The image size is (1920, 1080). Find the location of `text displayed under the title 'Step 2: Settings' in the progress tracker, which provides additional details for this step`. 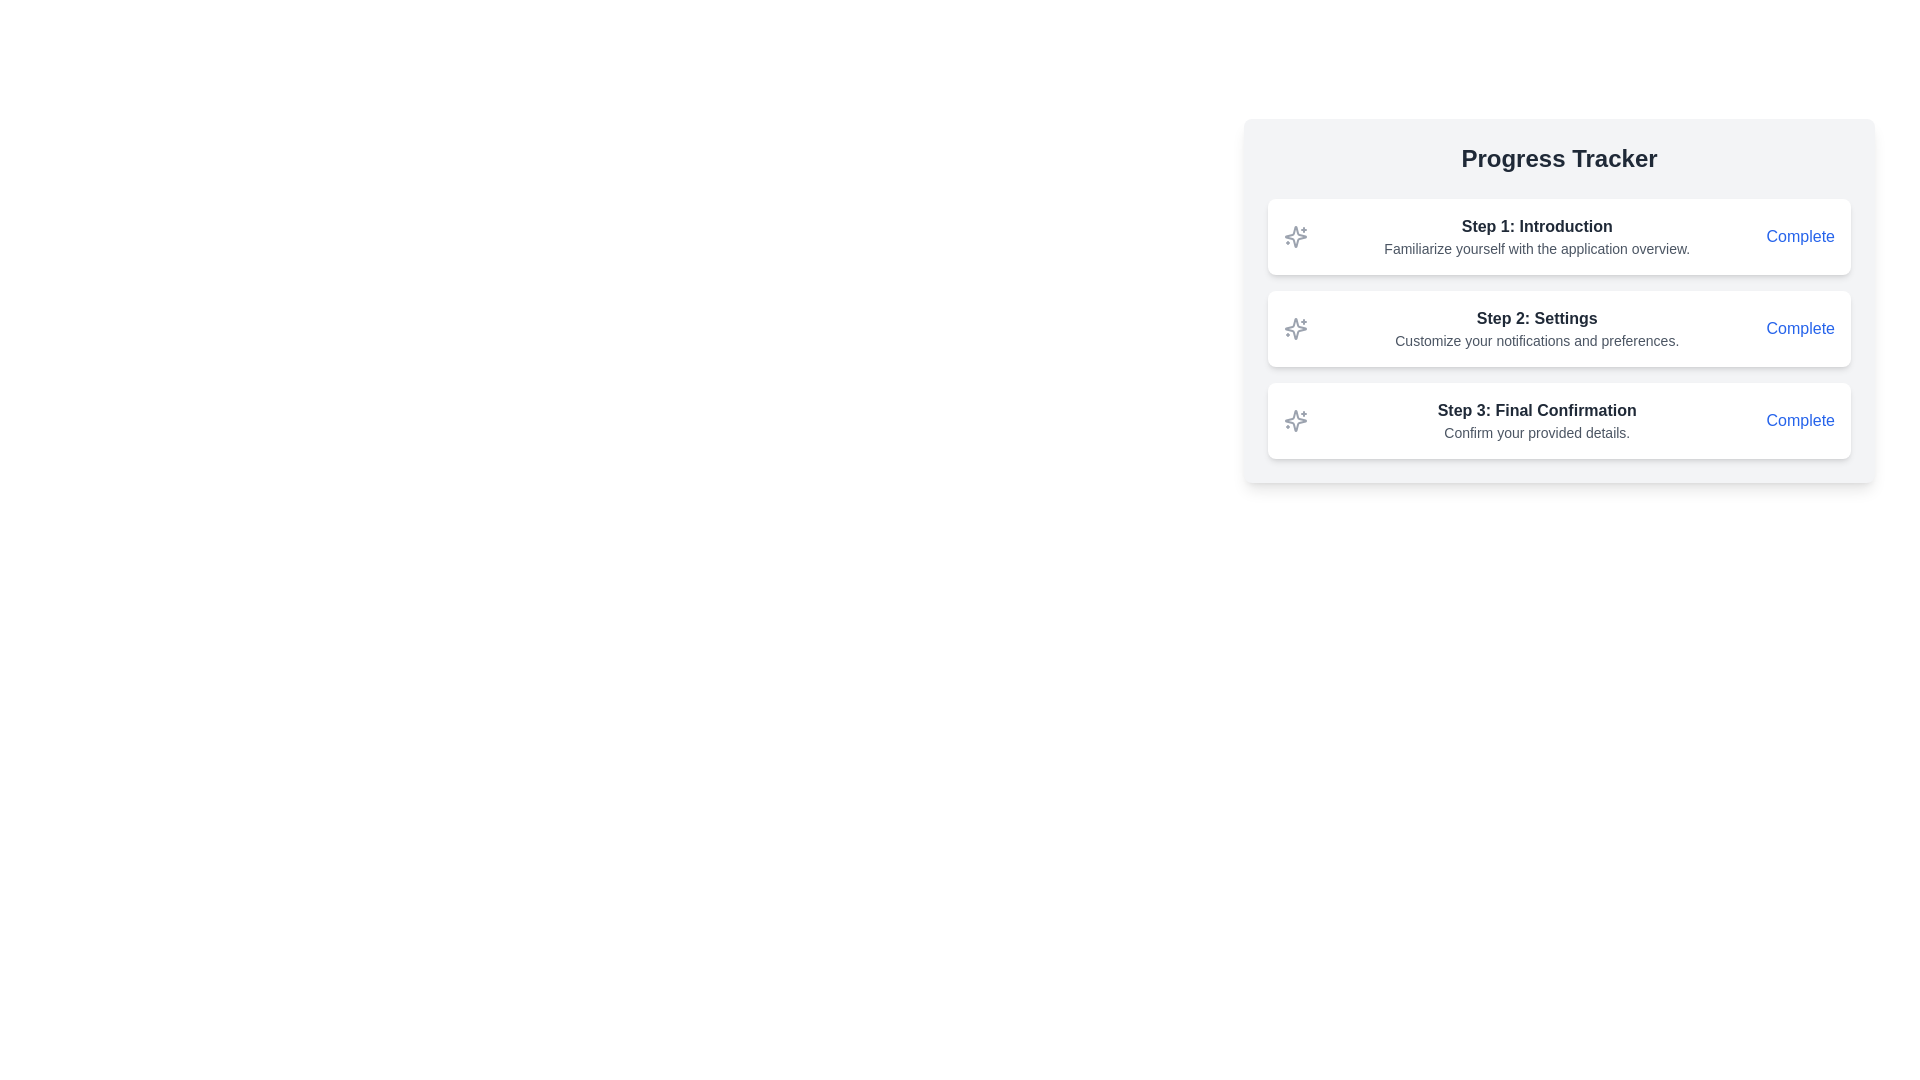

text displayed under the title 'Step 2: Settings' in the progress tracker, which provides additional details for this step is located at coordinates (1536, 339).